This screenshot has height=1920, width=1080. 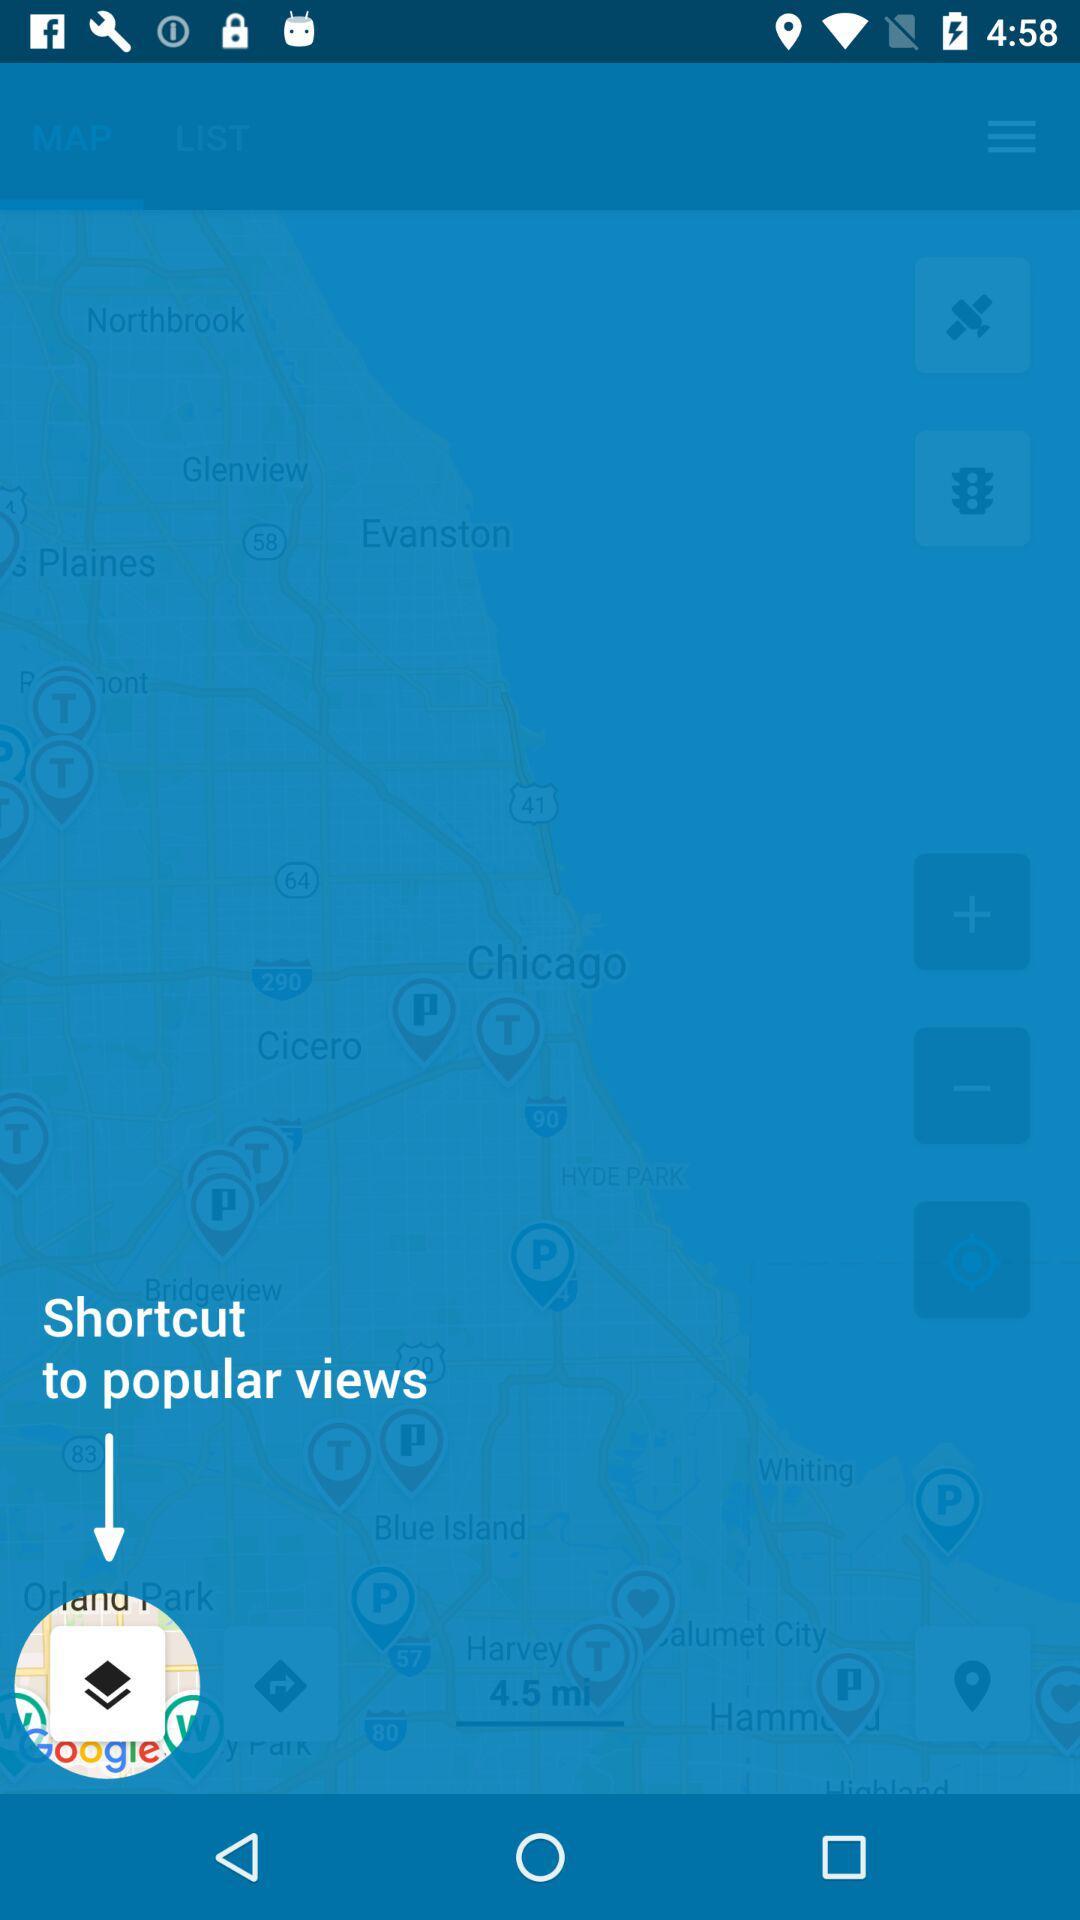 I want to click on icon to the right of the shortcut to popular item, so click(x=971, y=1261).